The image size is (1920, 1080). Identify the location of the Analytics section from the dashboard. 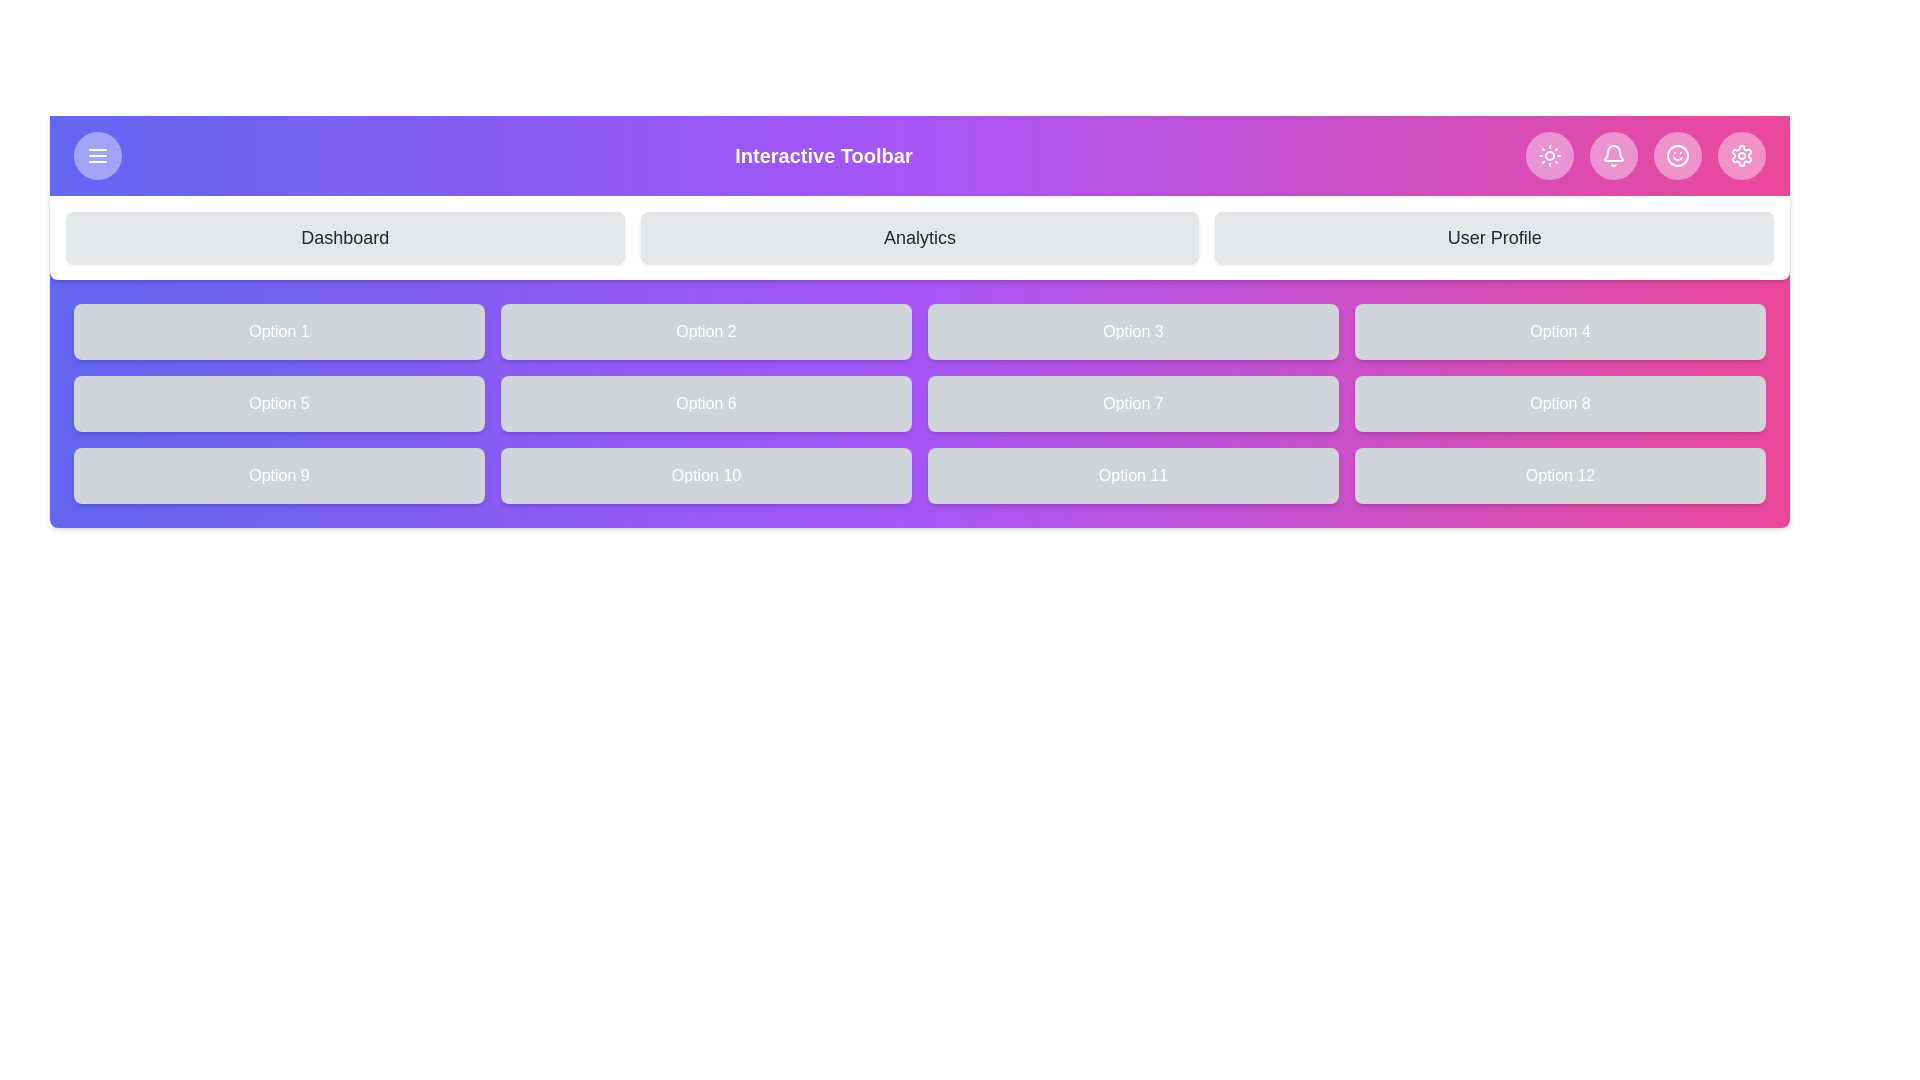
(919, 237).